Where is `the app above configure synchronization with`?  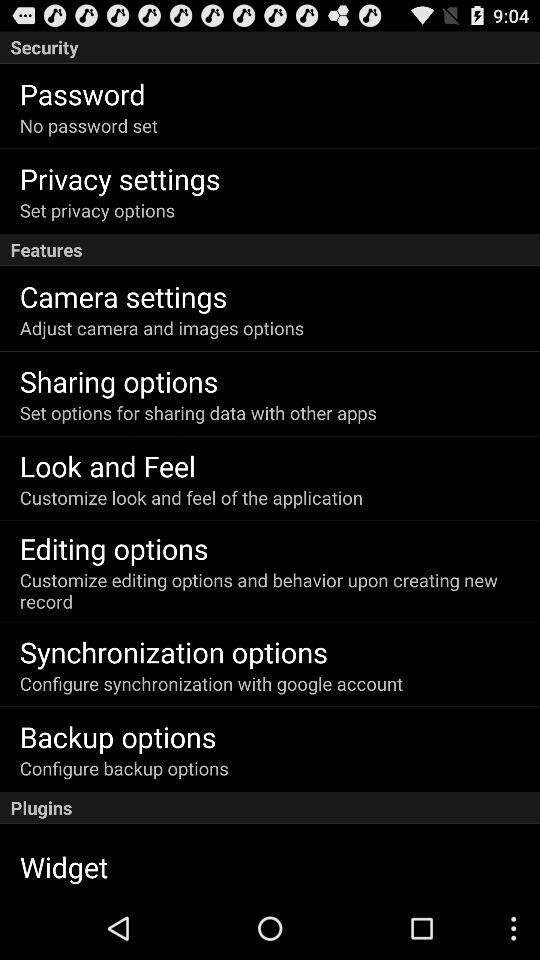
the app above configure synchronization with is located at coordinates (173, 650).